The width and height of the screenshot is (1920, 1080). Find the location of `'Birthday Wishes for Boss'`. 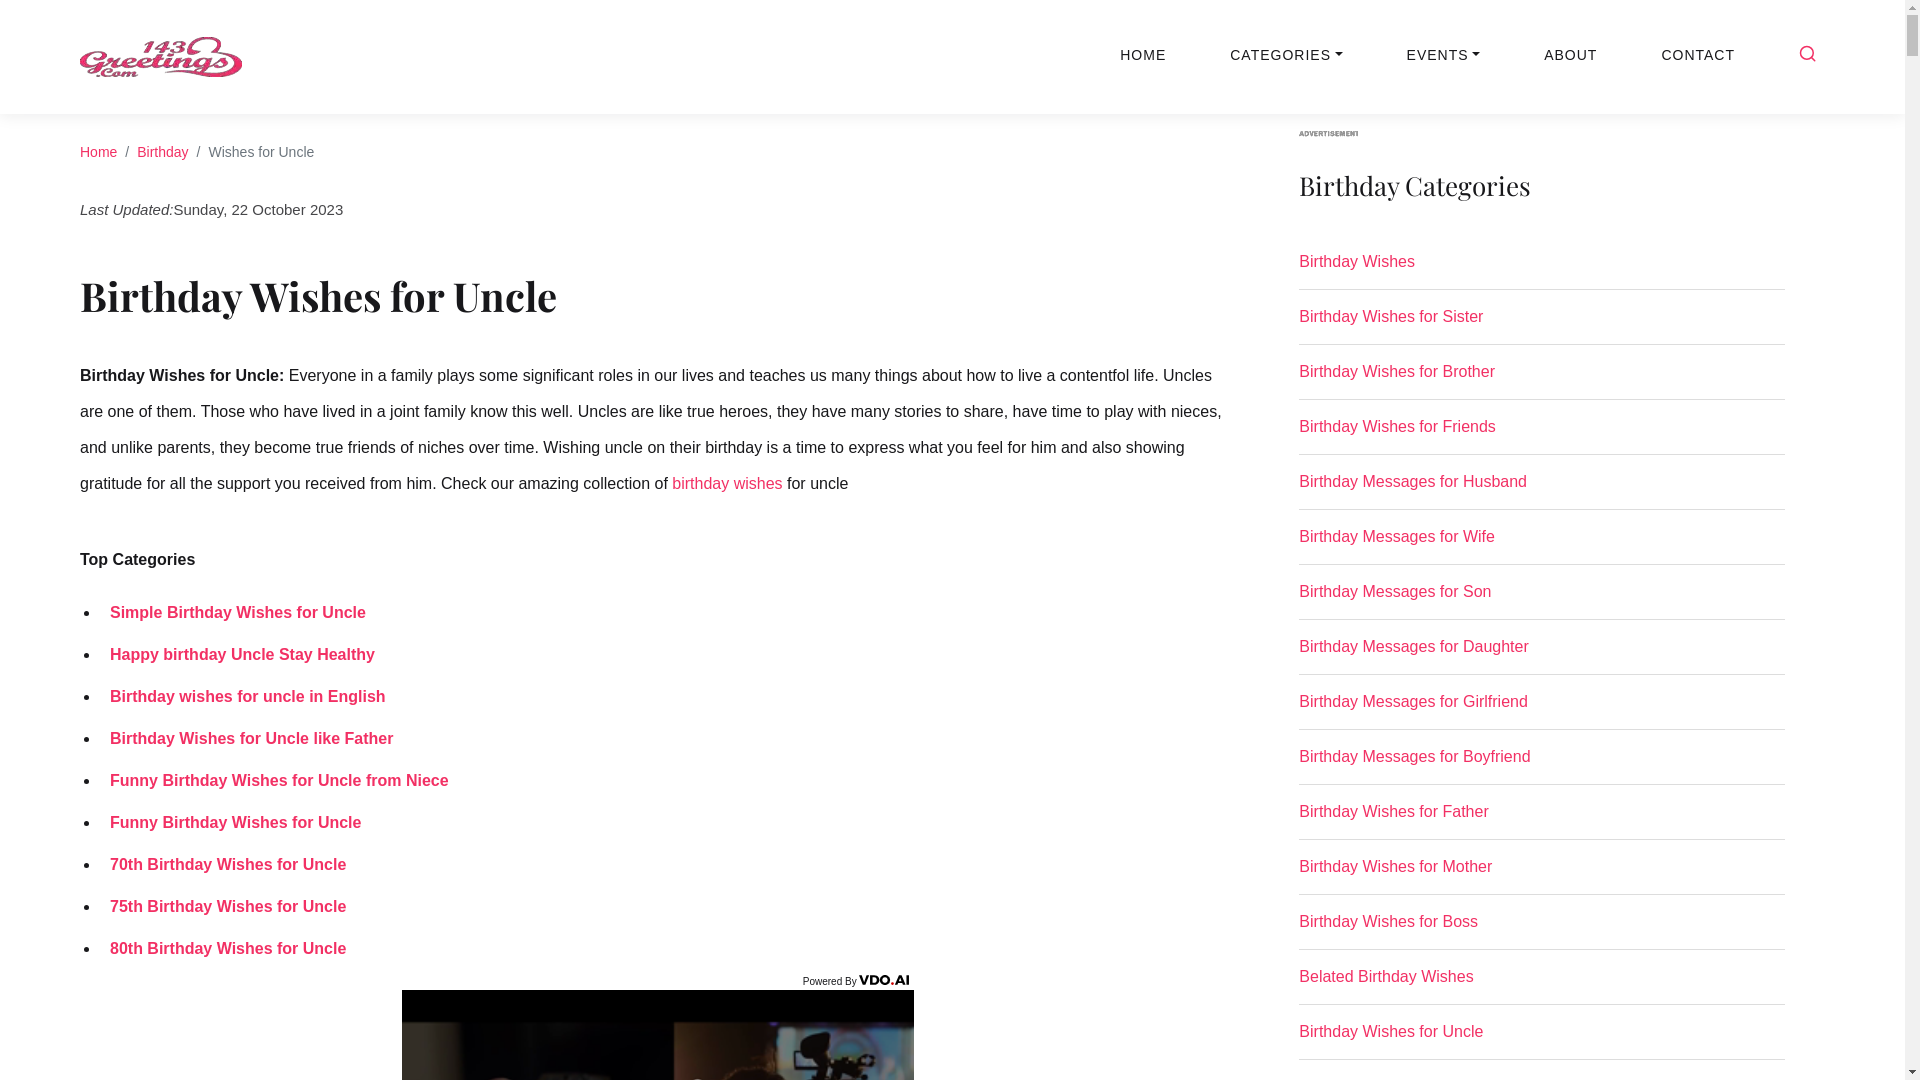

'Birthday Wishes for Boss' is located at coordinates (1540, 929).